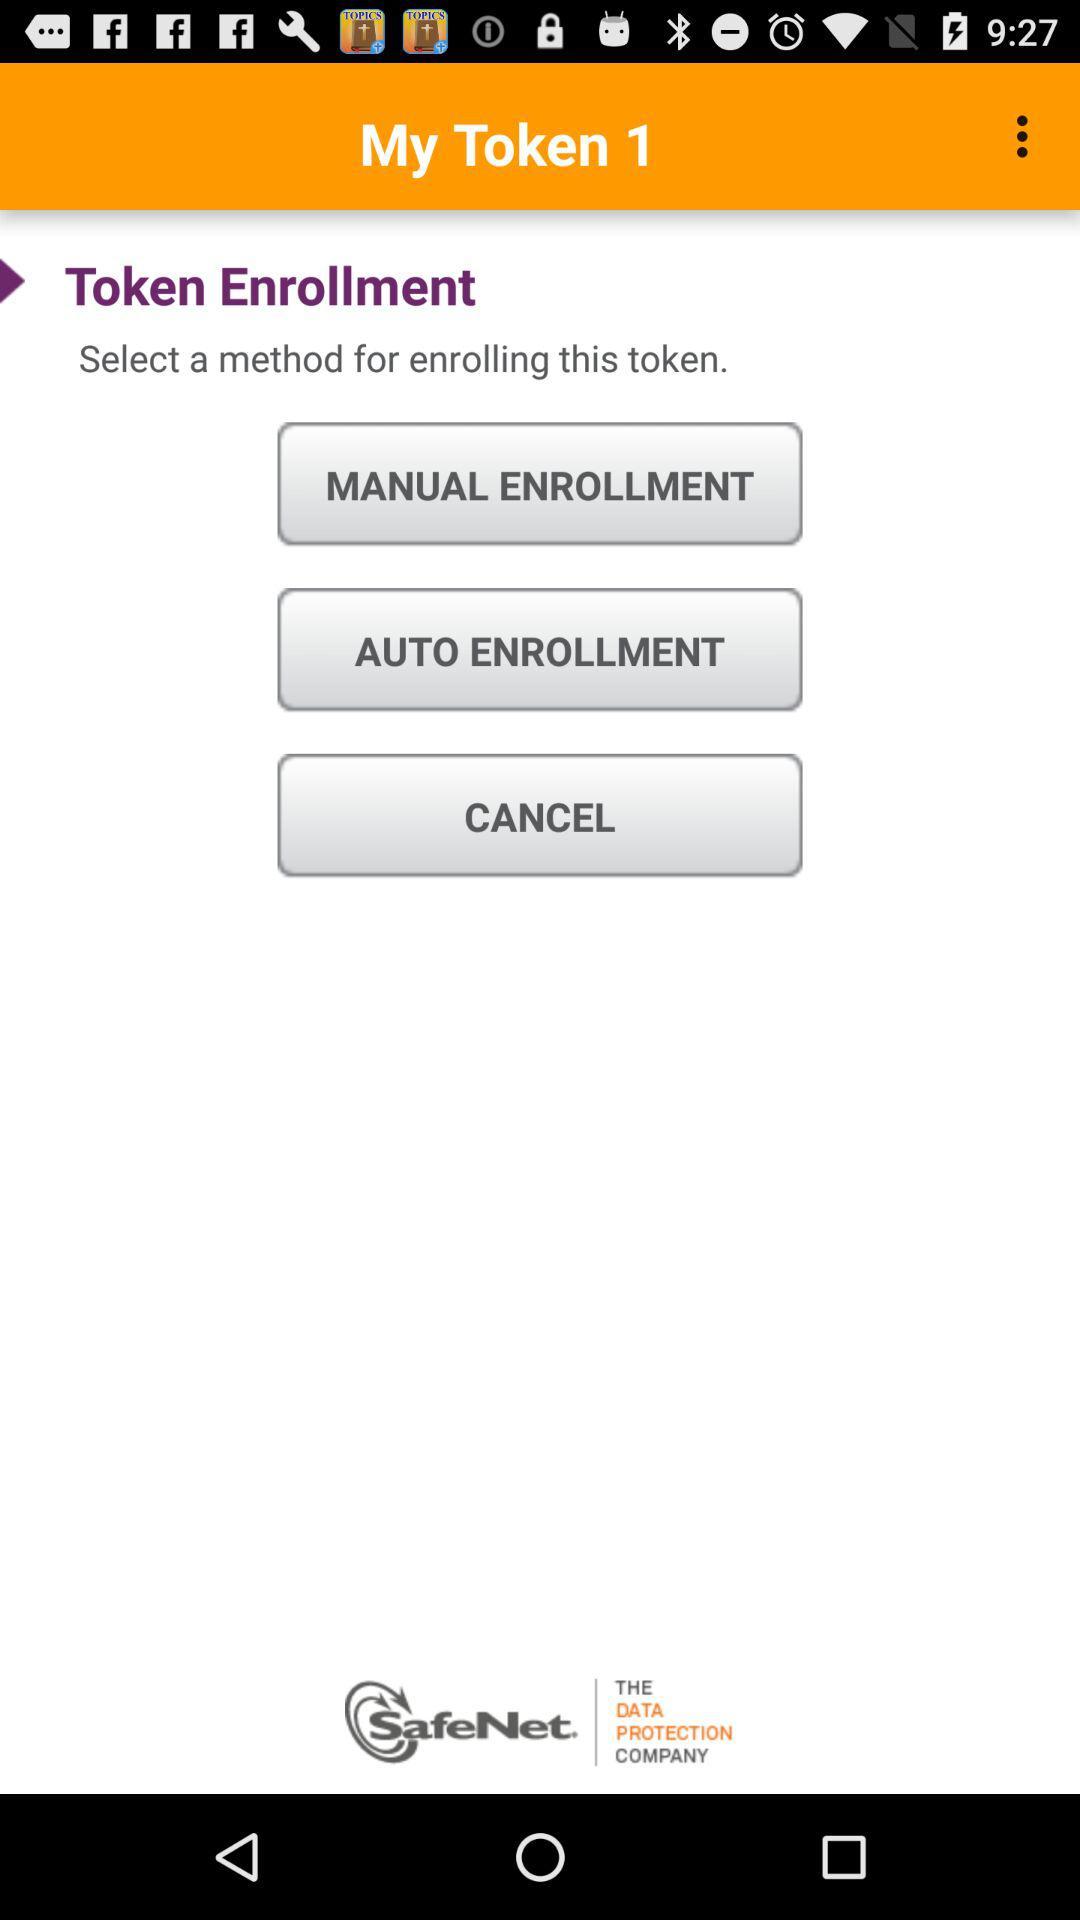  I want to click on the auto enrollment, so click(540, 651).